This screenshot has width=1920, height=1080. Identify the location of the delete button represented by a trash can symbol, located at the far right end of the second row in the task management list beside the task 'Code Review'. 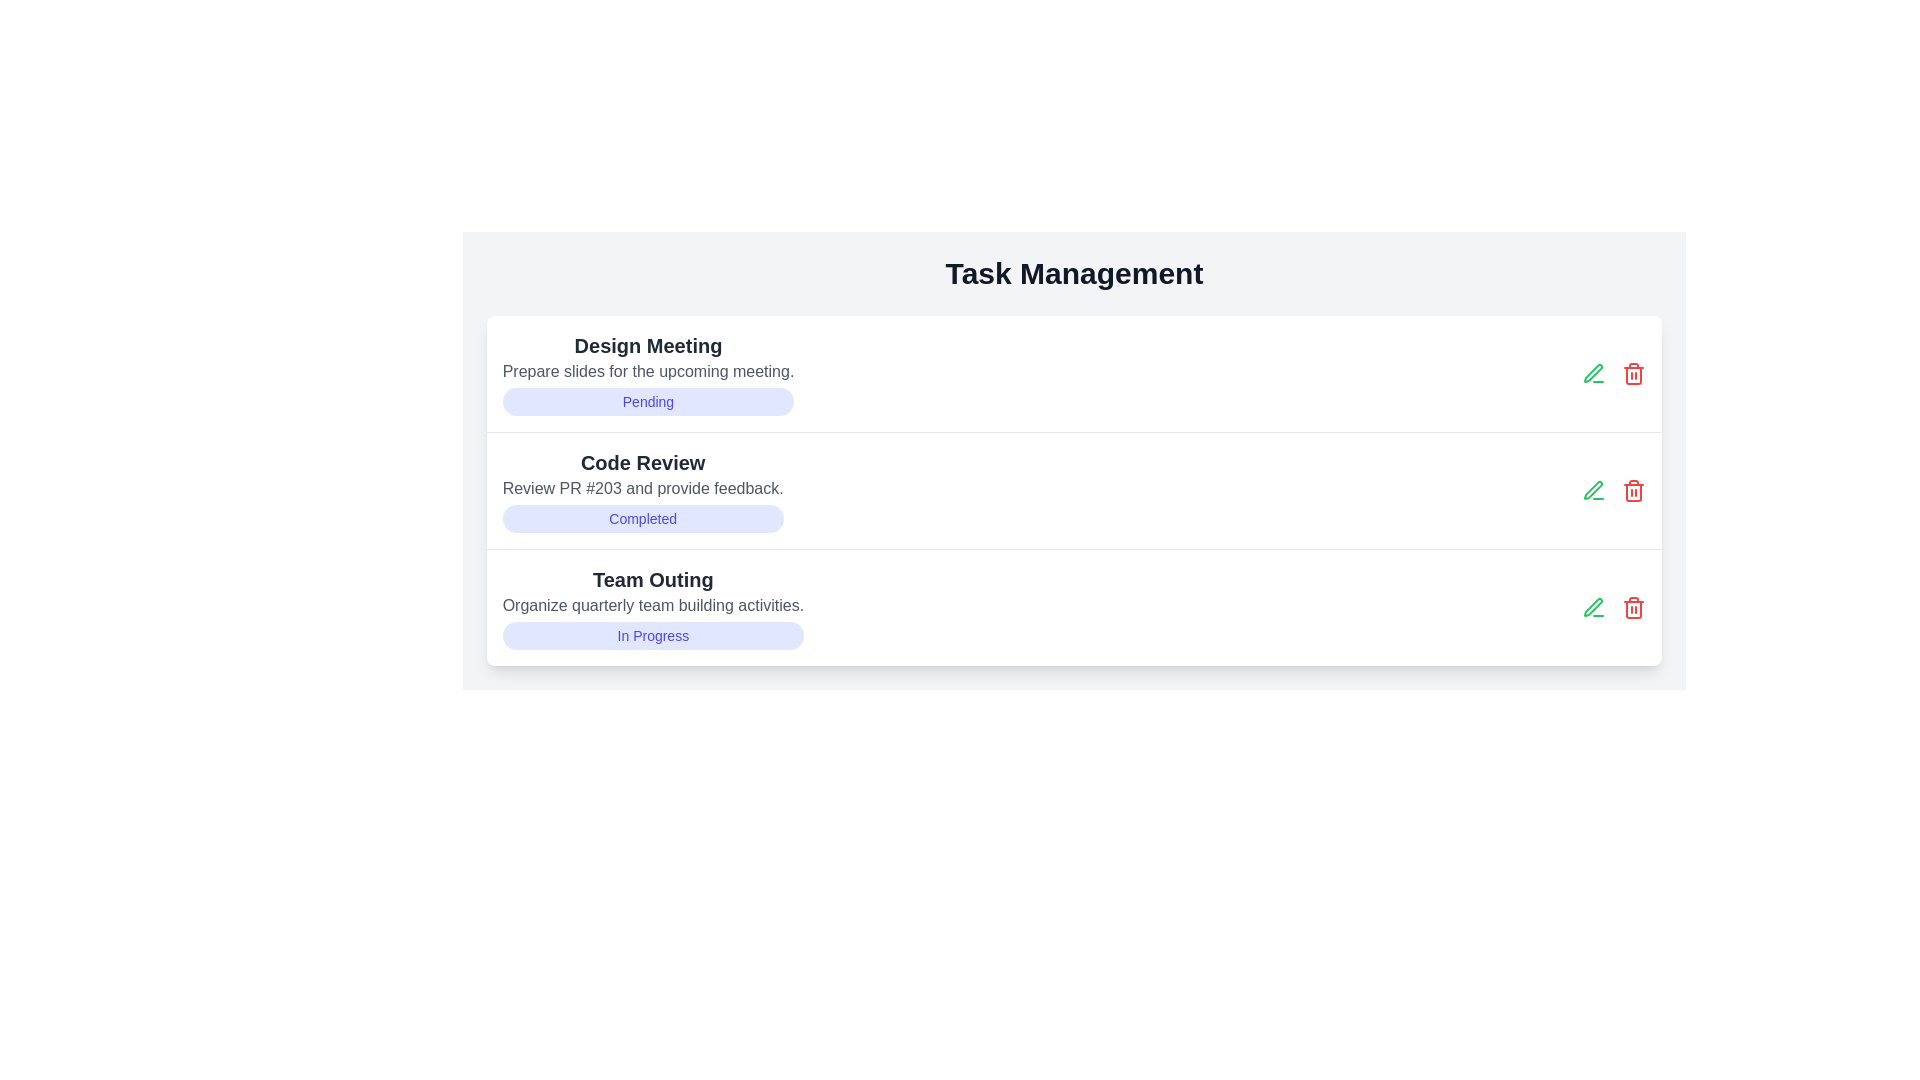
(1634, 374).